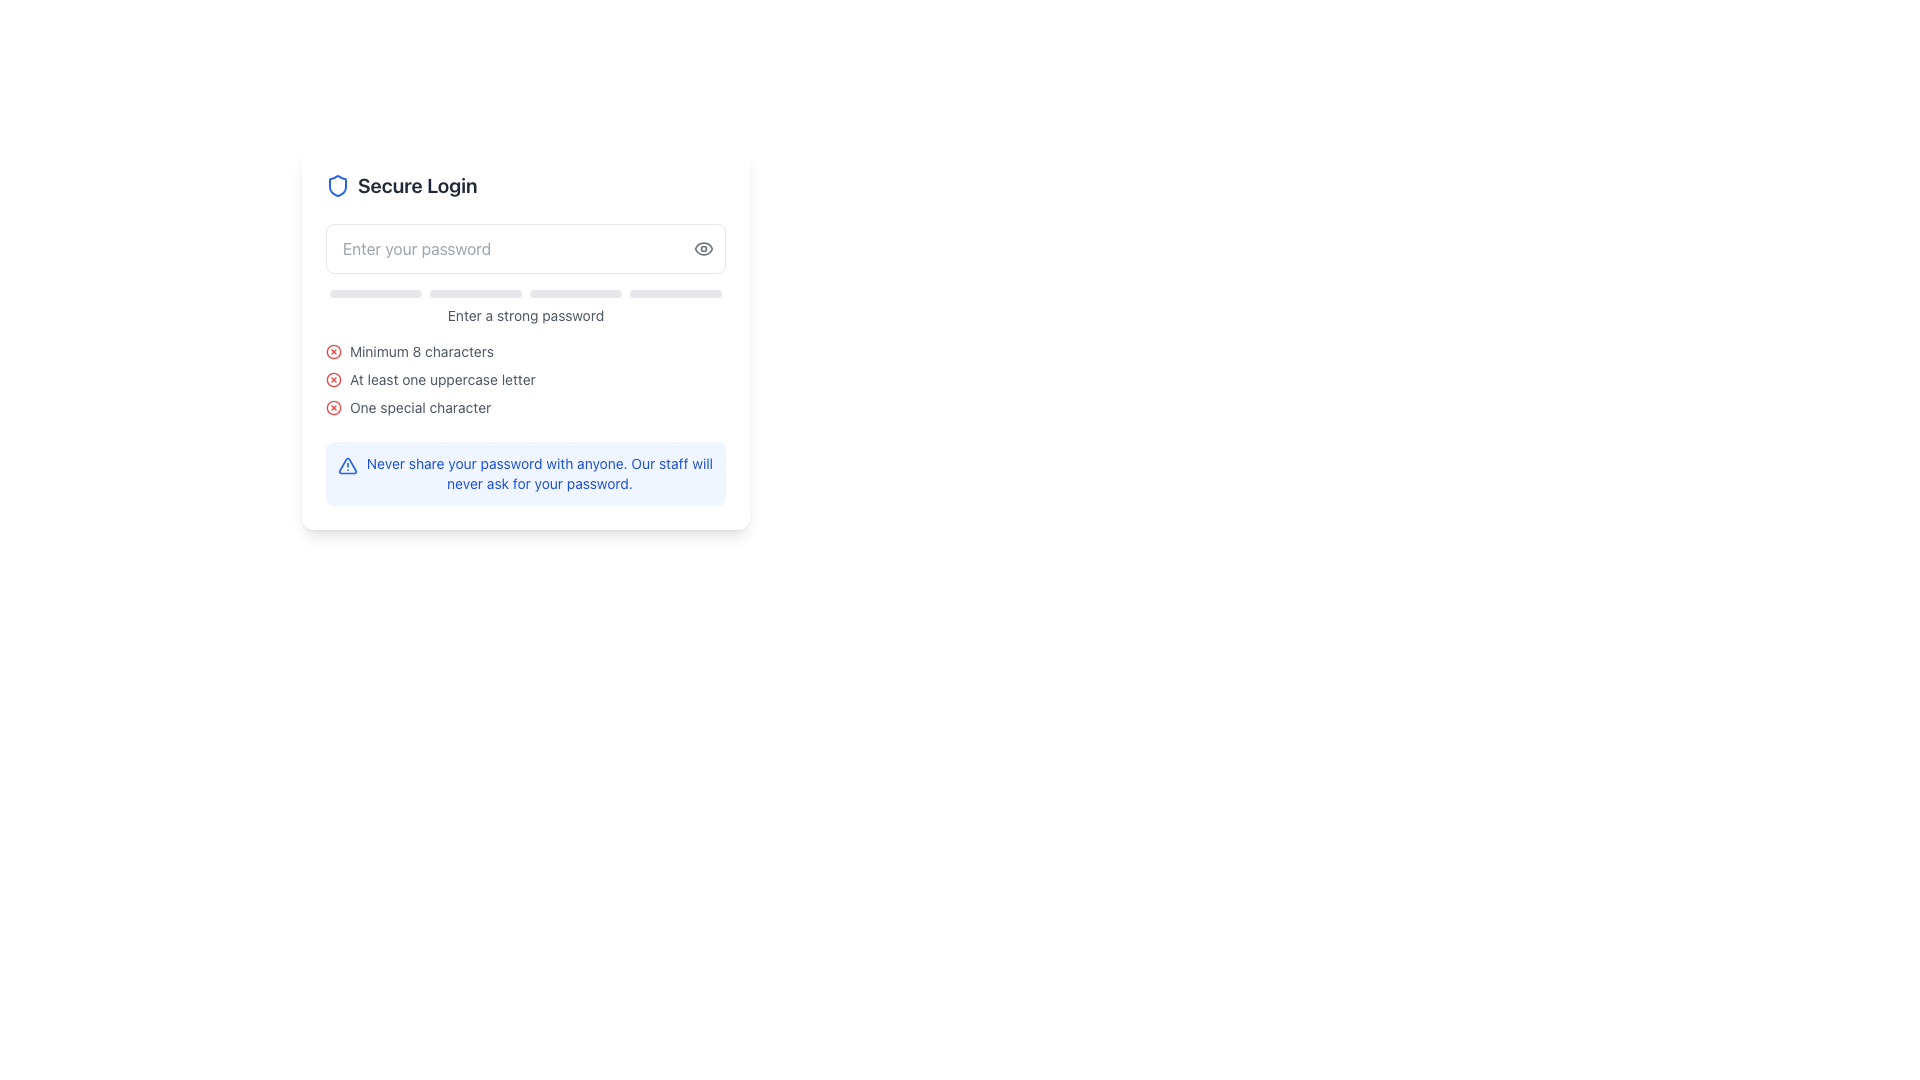 This screenshot has width=1920, height=1080. What do you see at coordinates (575, 293) in the screenshot?
I see `the progress bar located centrally under the password input box, which serves as a visual indicator for password strength` at bounding box center [575, 293].